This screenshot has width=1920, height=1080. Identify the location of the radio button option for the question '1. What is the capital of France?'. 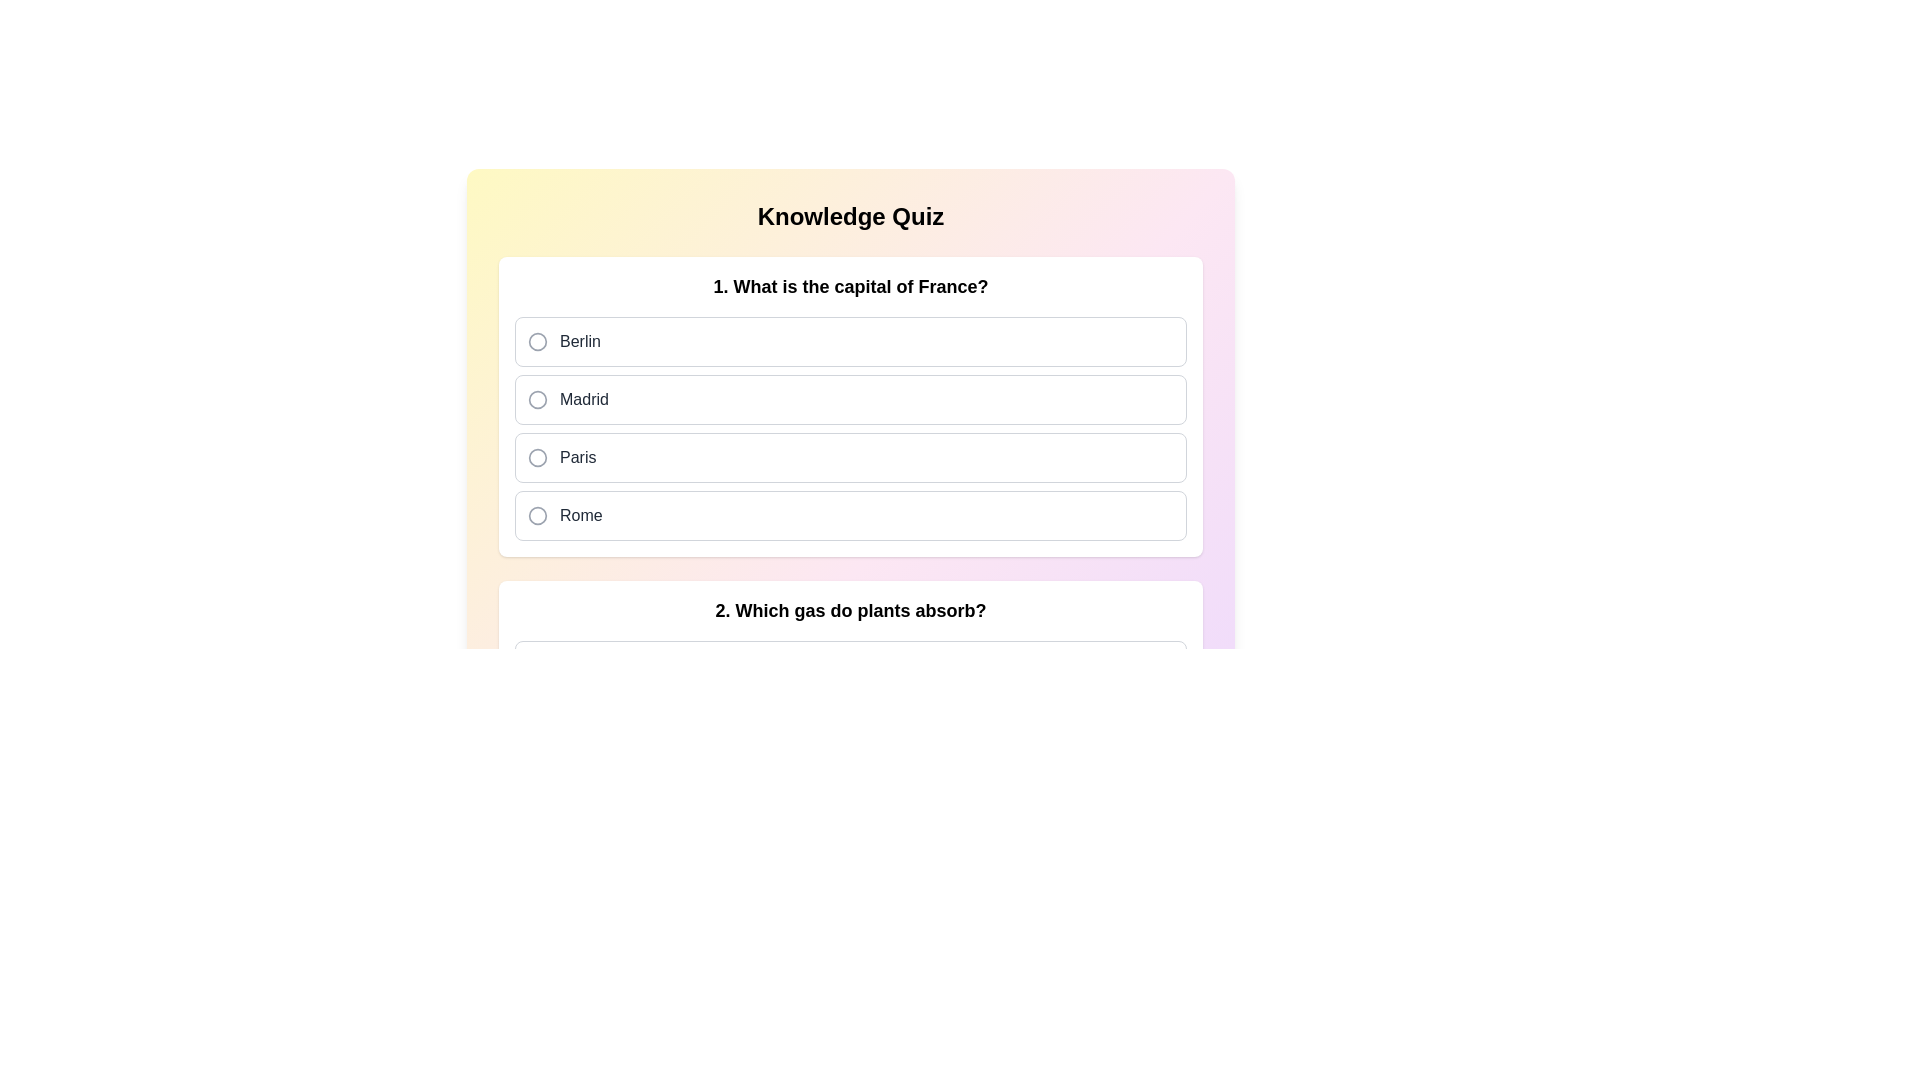
(850, 427).